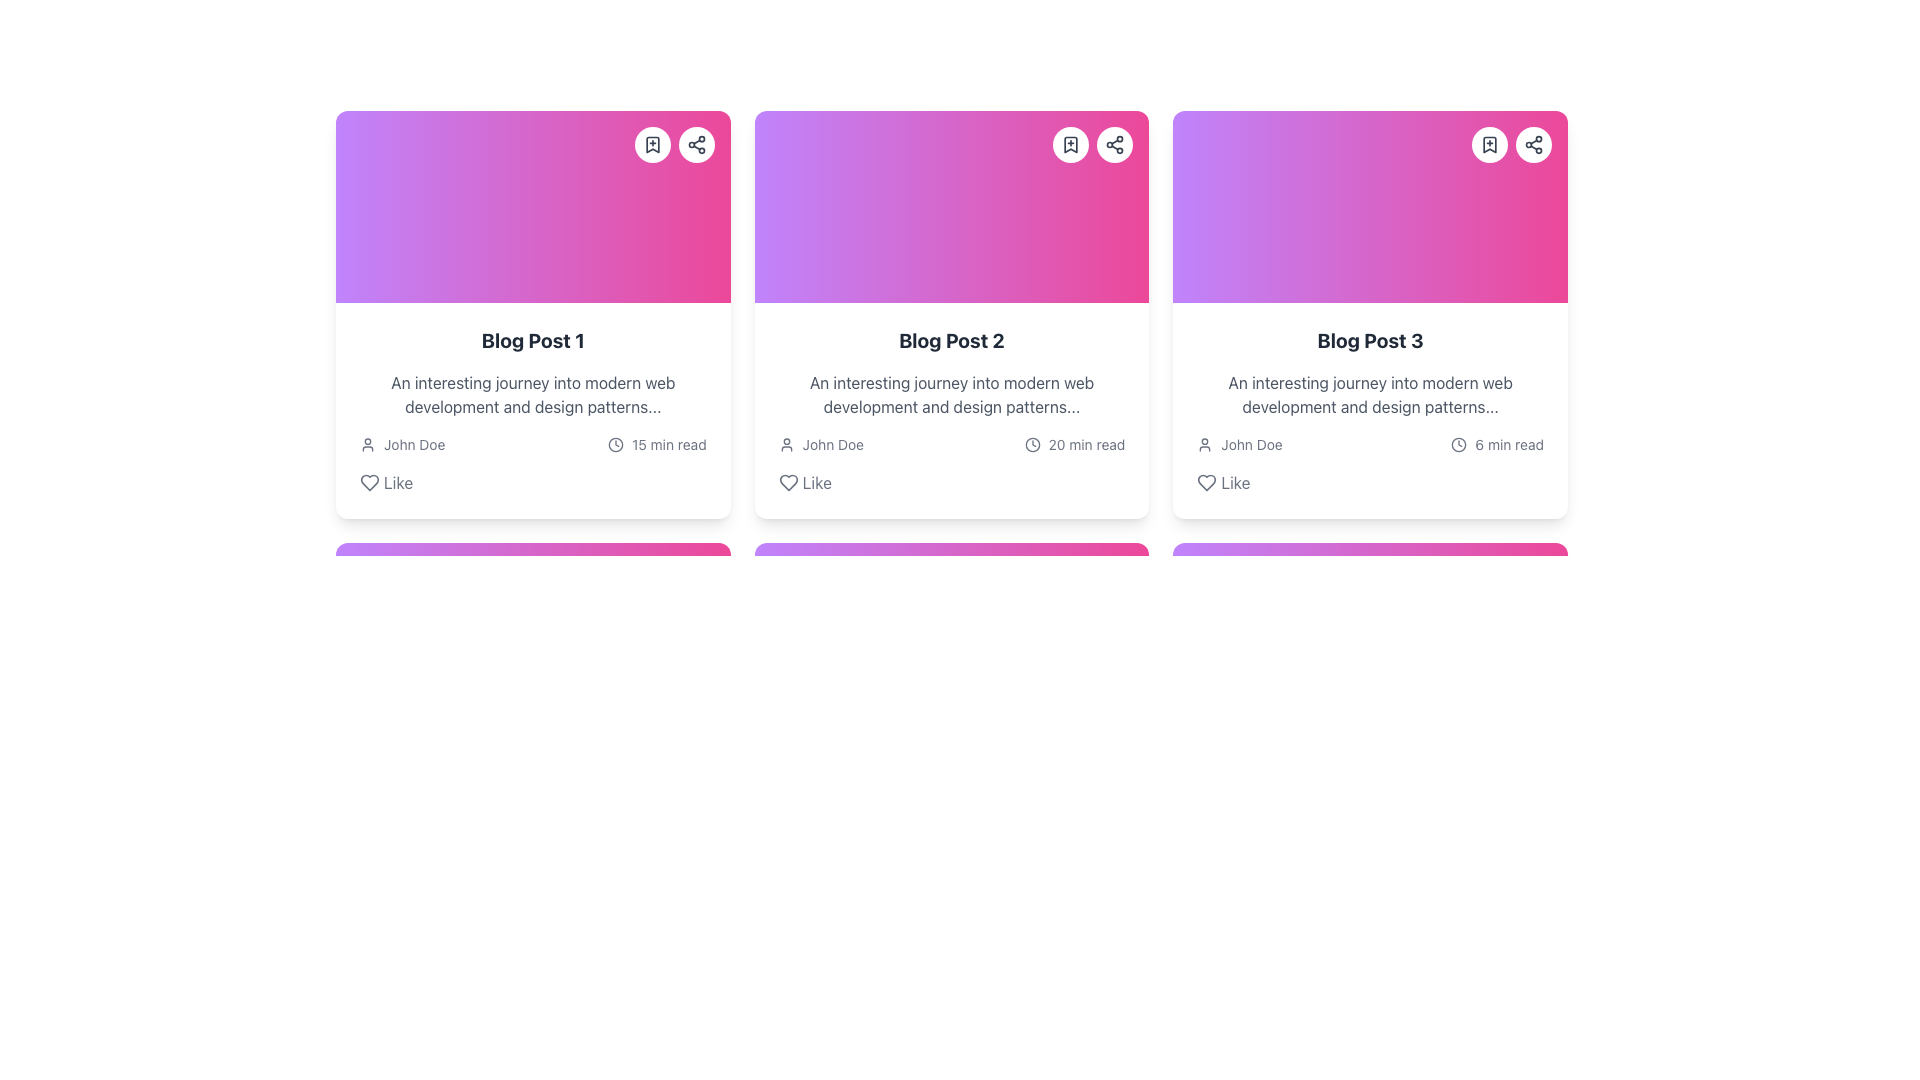 The height and width of the screenshot is (1080, 1920). Describe the element at coordinates (950, 315) in the screenshot. I see `the title of the Blog post card located in the second column of the first row` at that location.